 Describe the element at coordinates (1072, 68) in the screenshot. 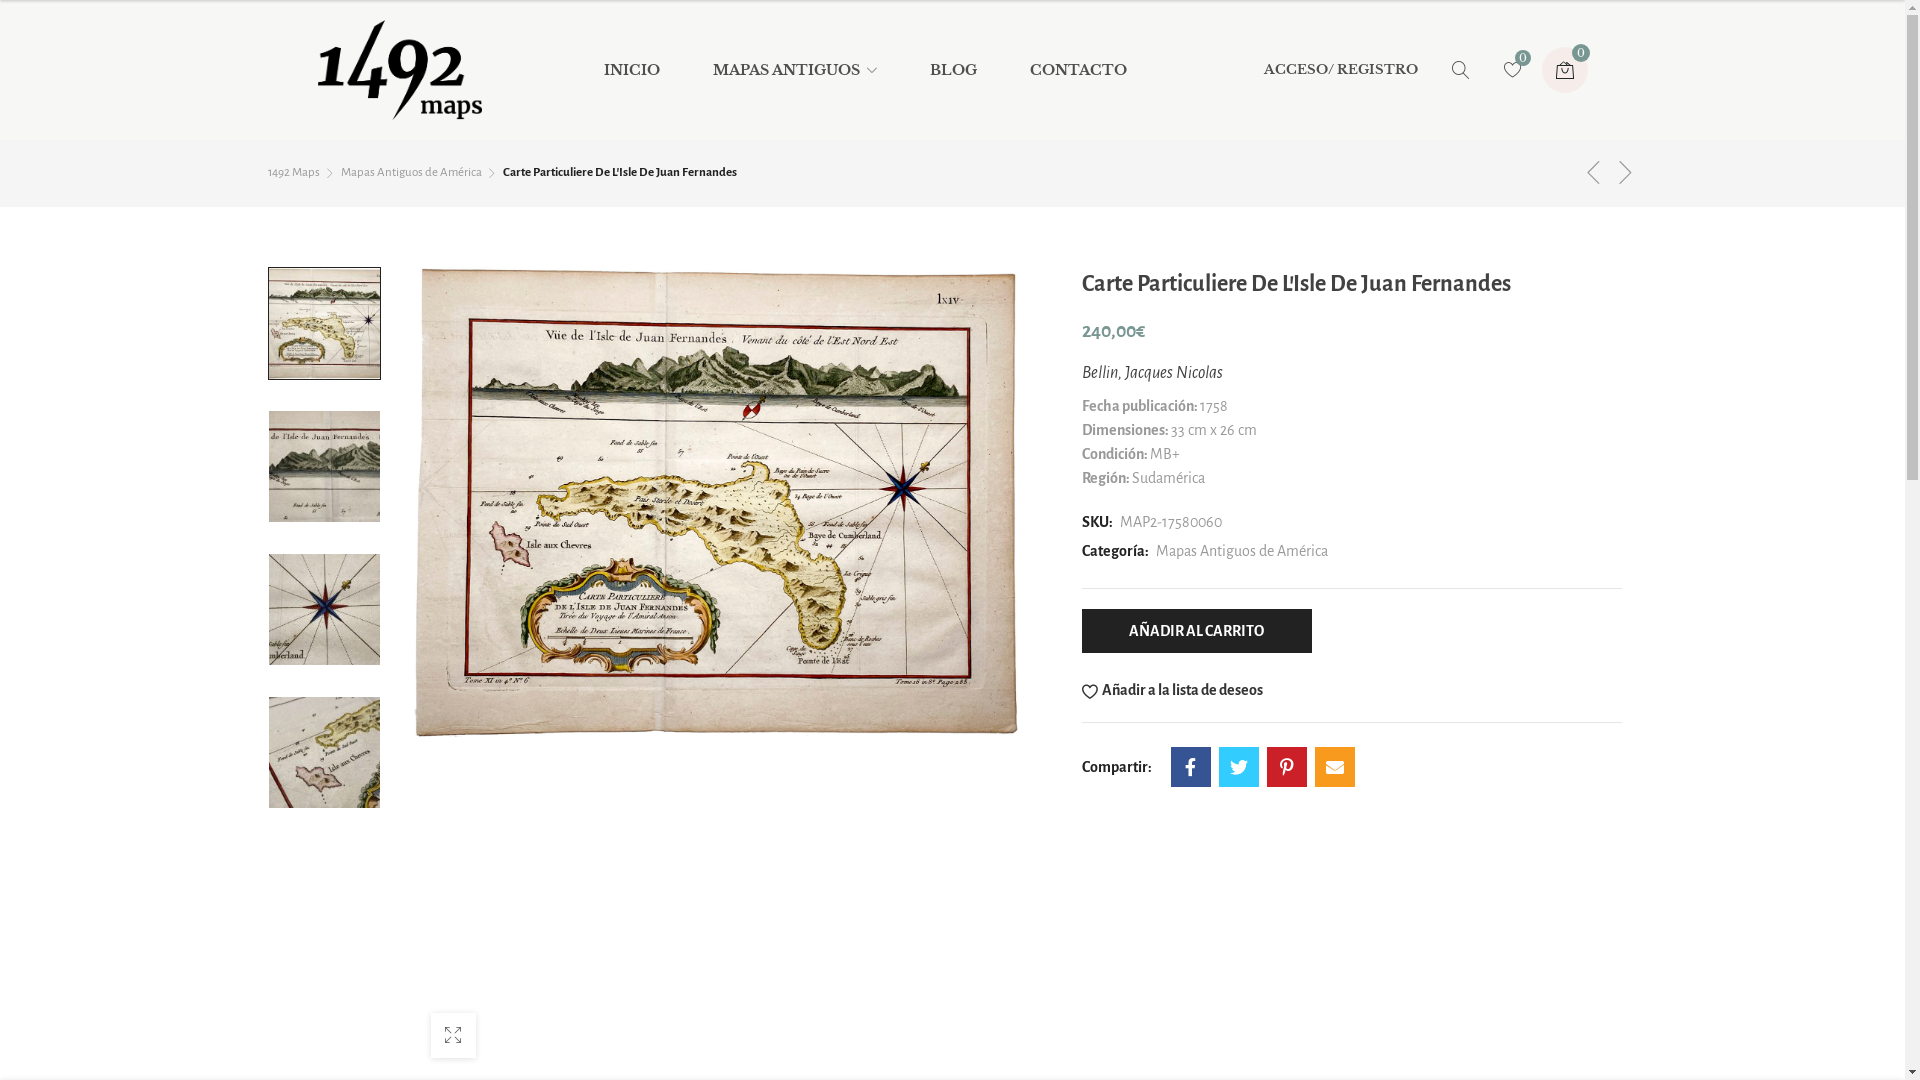

I see `'CONTACTO'` at that location.